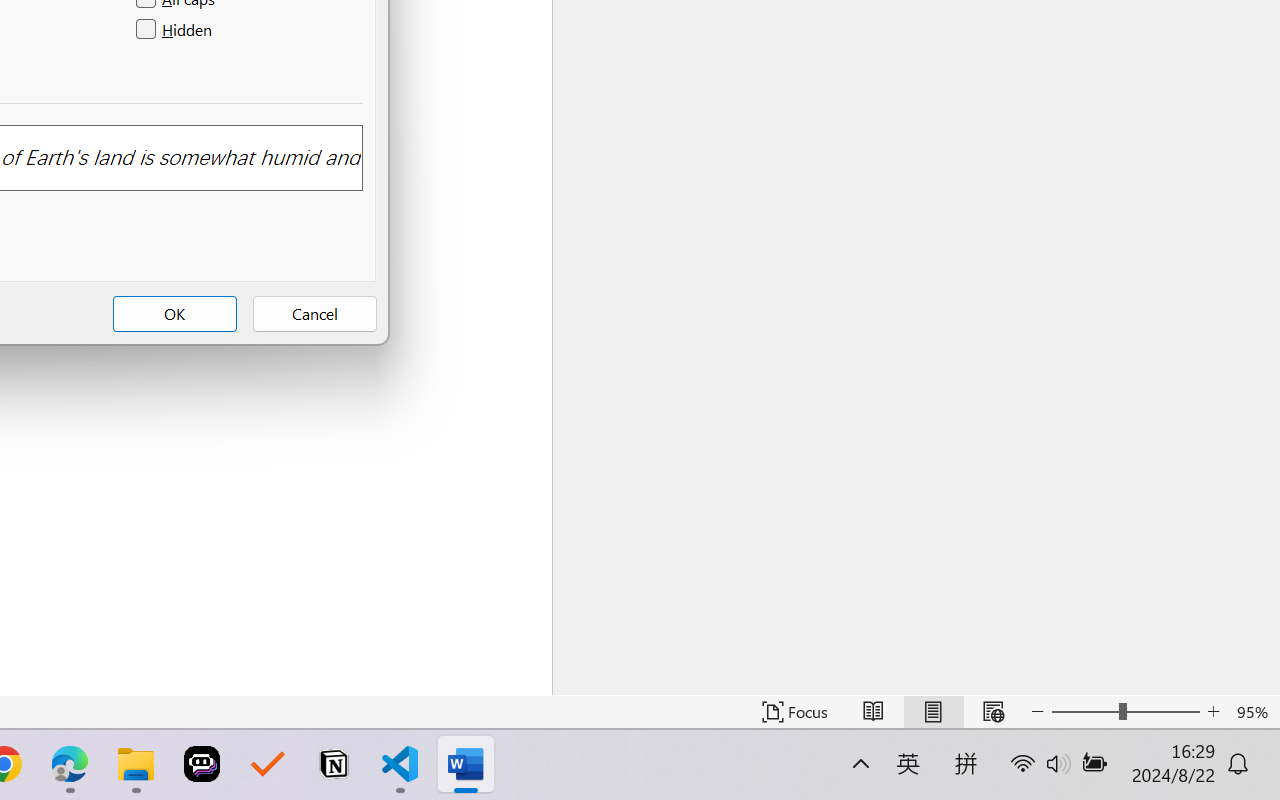 This screenshot has height=800, width=1280. What do you see at coordinates (1252, 711) in the screenshot?
I see `'Zoom 95%'` at bounding box center [1252, 711].